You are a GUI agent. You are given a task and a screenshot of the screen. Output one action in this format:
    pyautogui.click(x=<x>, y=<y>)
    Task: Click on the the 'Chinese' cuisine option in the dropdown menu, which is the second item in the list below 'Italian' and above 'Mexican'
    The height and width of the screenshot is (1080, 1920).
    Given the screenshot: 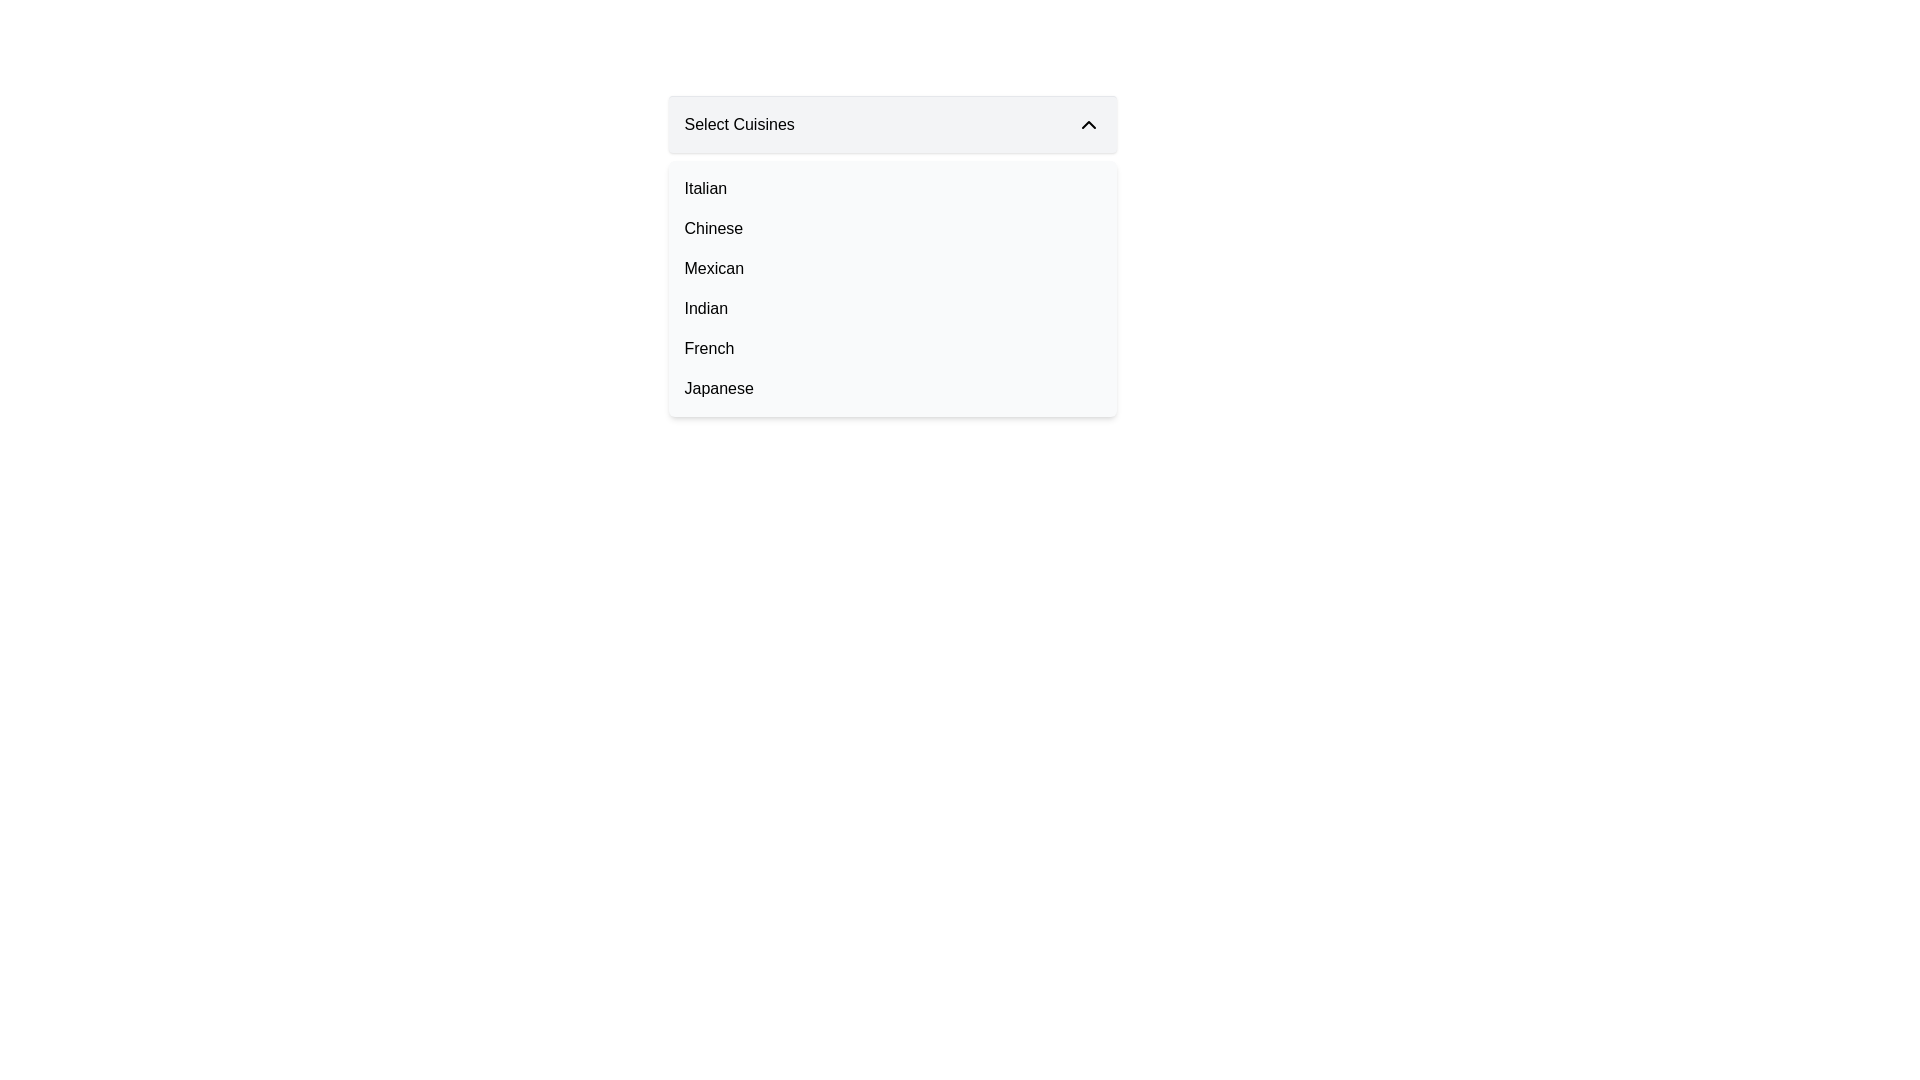 What is the action you would take?
    pyautogui.click(x=713, y=227)
    